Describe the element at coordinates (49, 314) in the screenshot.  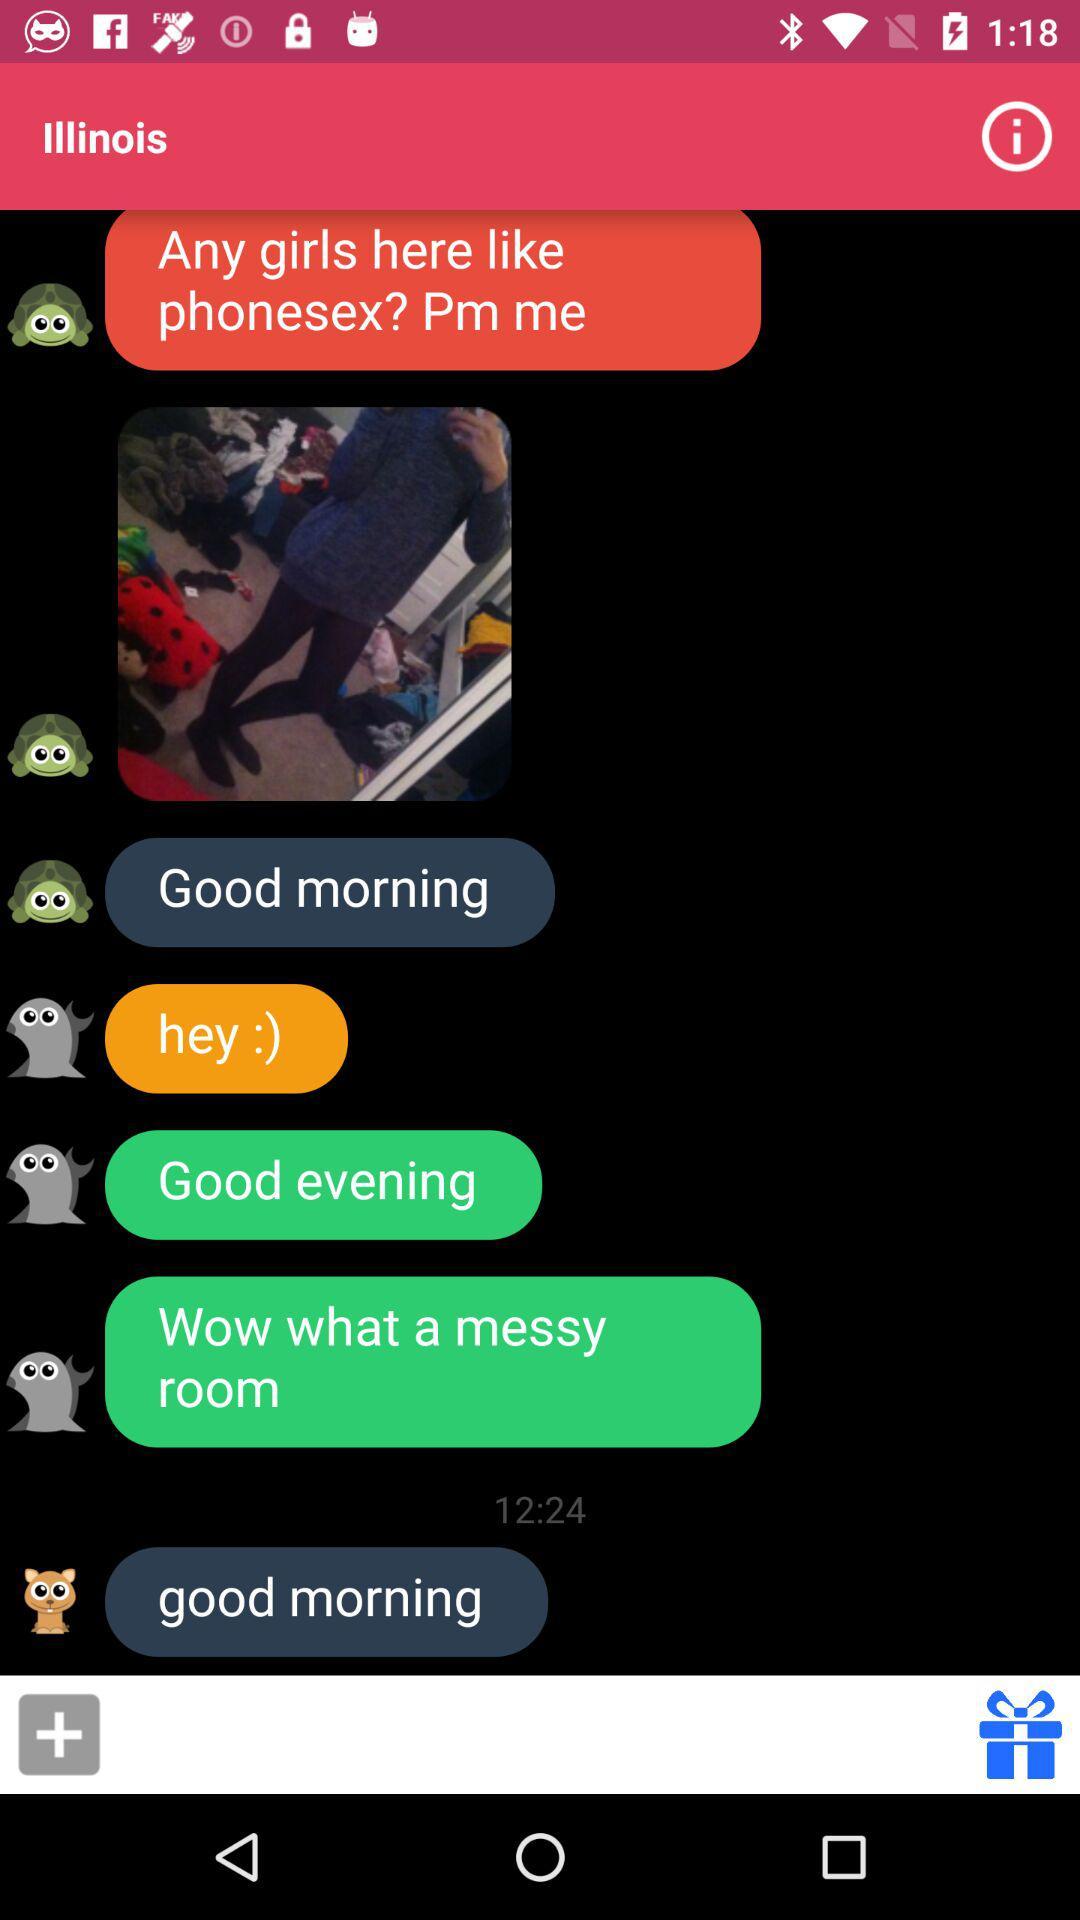
I see `female emoji` at that location.